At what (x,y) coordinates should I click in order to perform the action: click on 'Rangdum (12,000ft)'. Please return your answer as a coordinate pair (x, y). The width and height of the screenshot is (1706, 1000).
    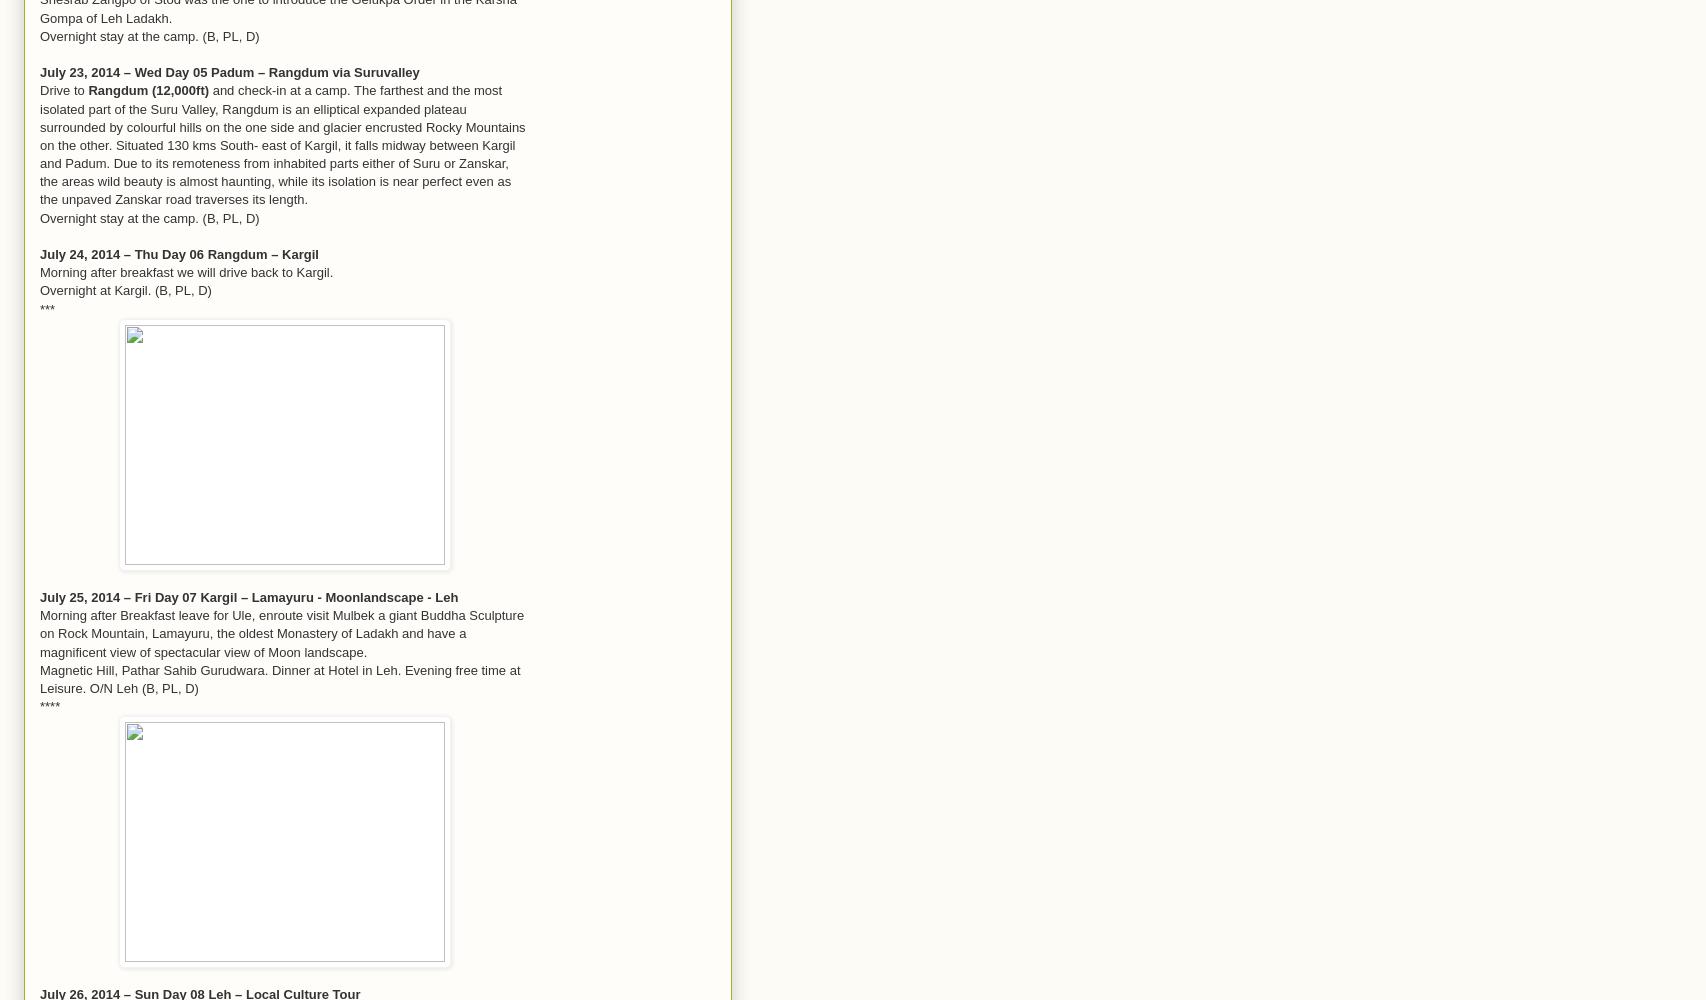
    Looking at the image, I should click on (146, 89).